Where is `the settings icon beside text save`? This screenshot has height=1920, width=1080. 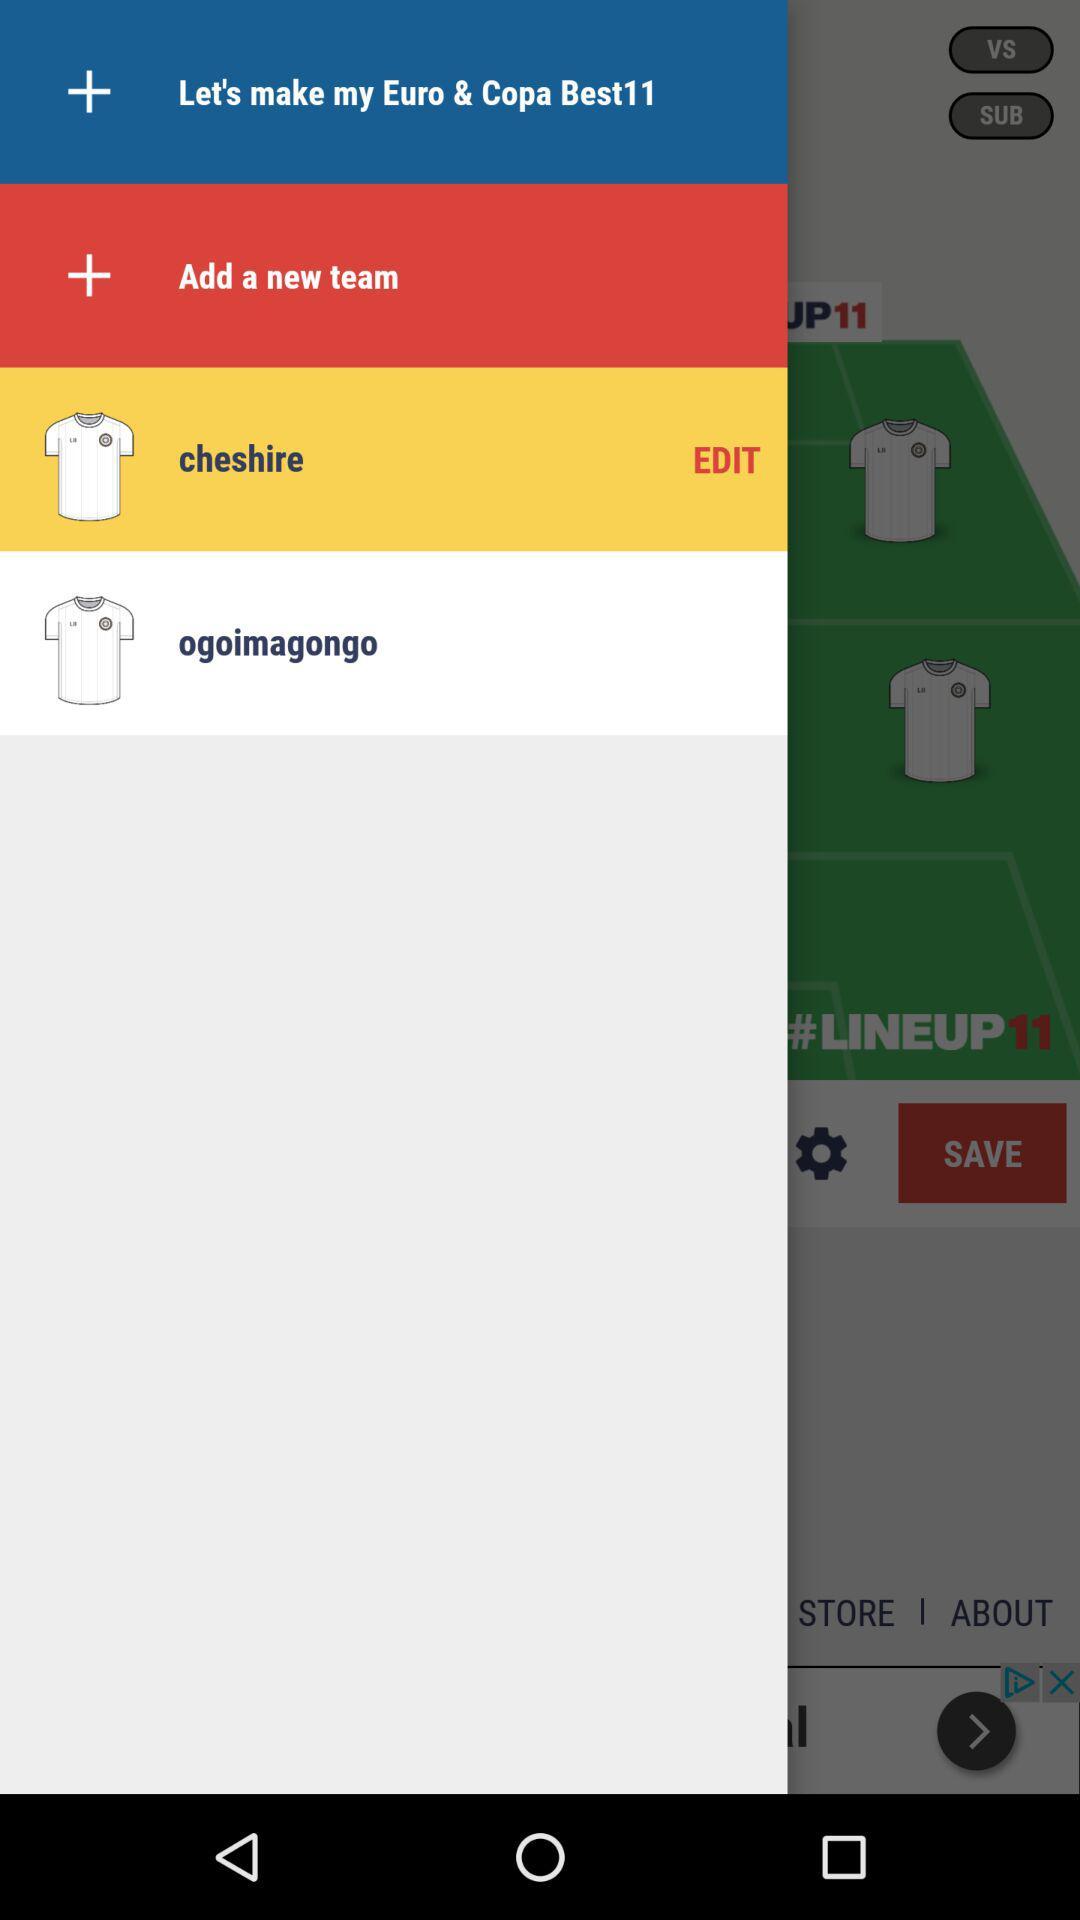 the settings icon beside text save is located at coordinates (821, 1153).